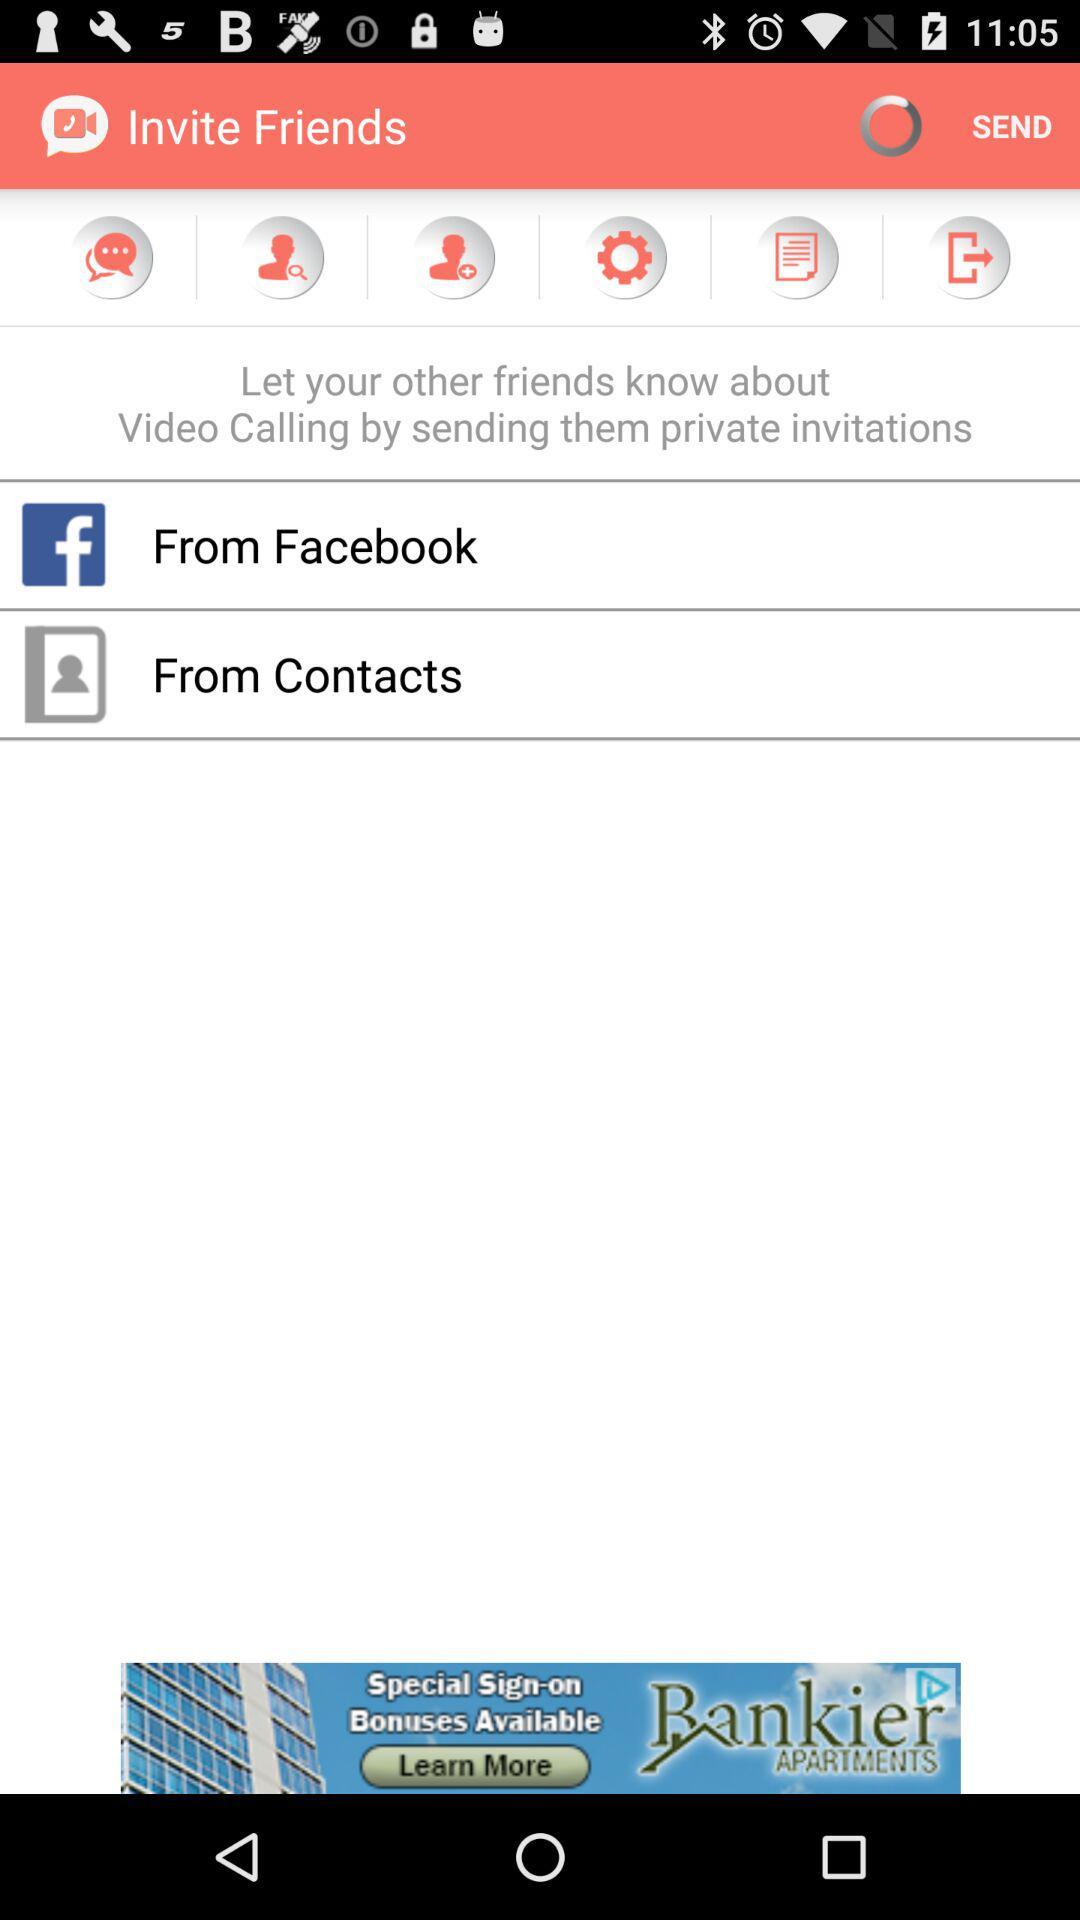  I want to click on the description icon, so click(795, 274).